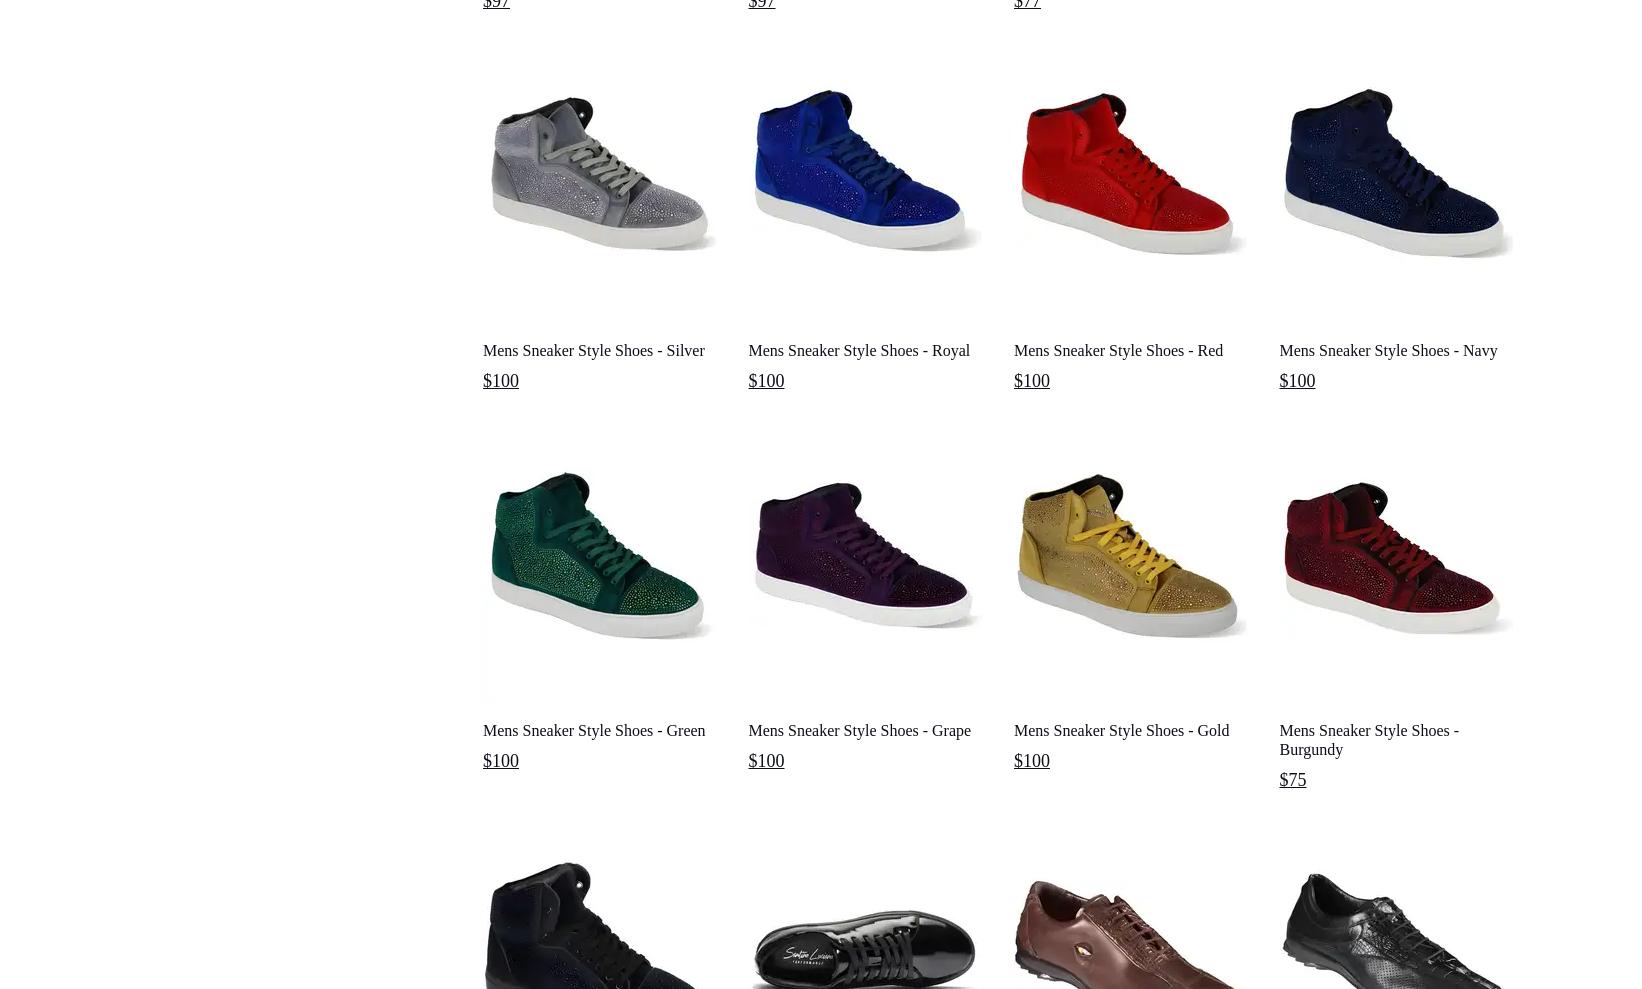  Describe the element at coordinates (512, 42) in the screenshot. I see `'Tuxedo Jacket'` at that location.